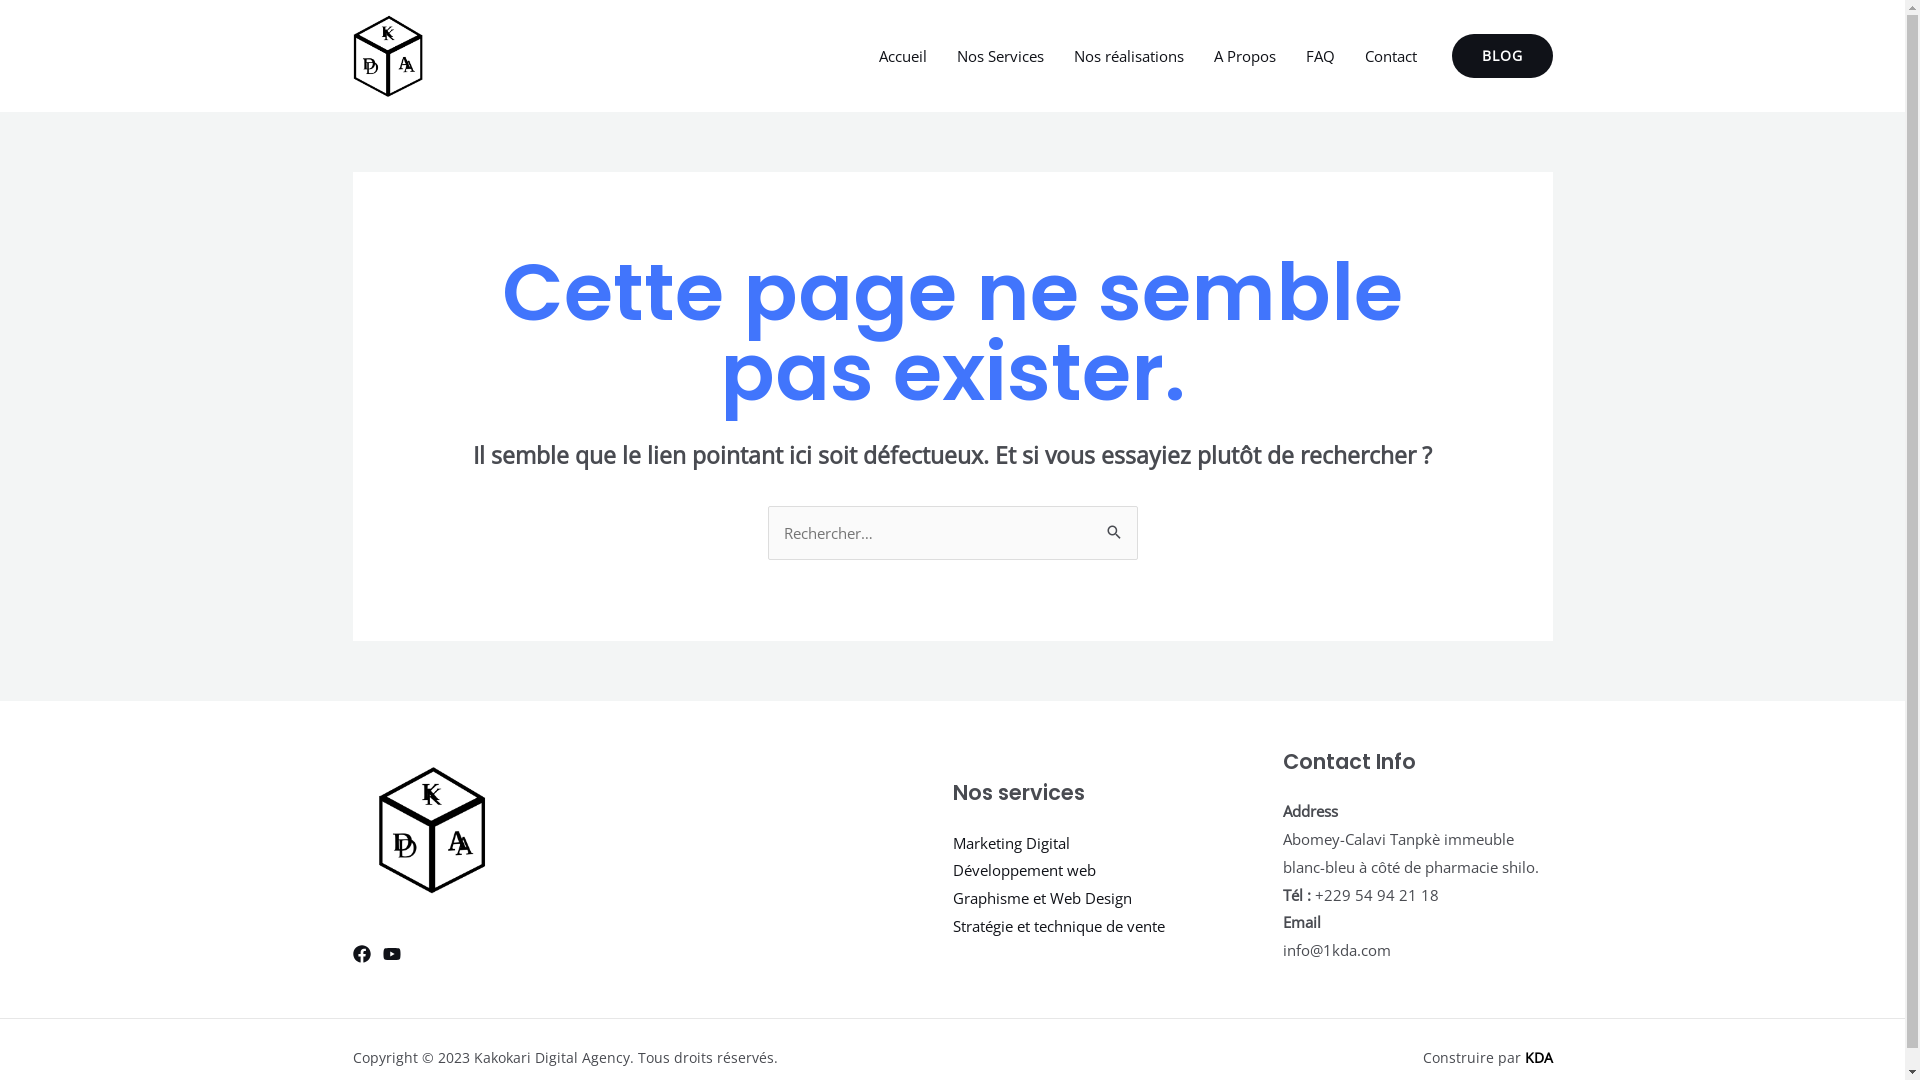 This screenshot has height=1080, width=1920. I want to click on 'Contact', so click(1390, 55).